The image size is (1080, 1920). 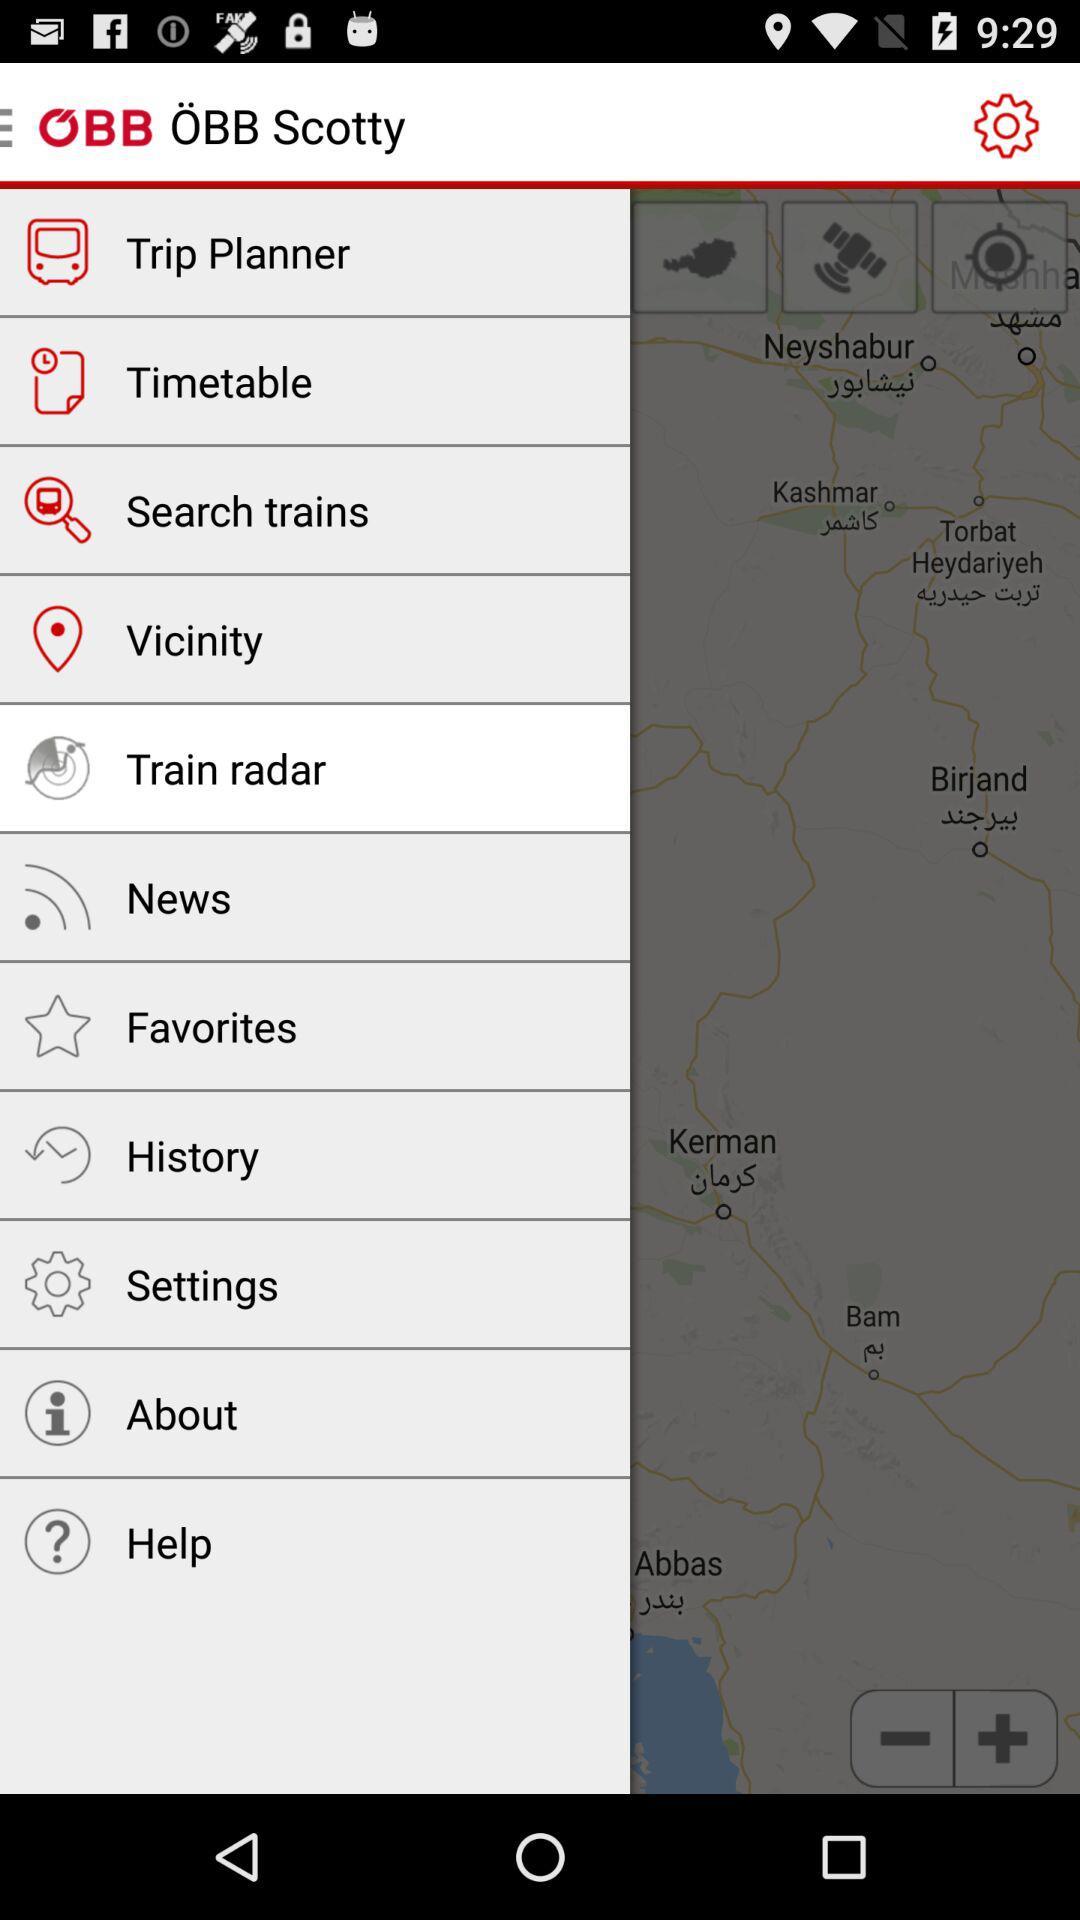 What do you see at coordinates (192, 1155) in the screenshot?
I see `history icon` at bounding box center [192, 1155].